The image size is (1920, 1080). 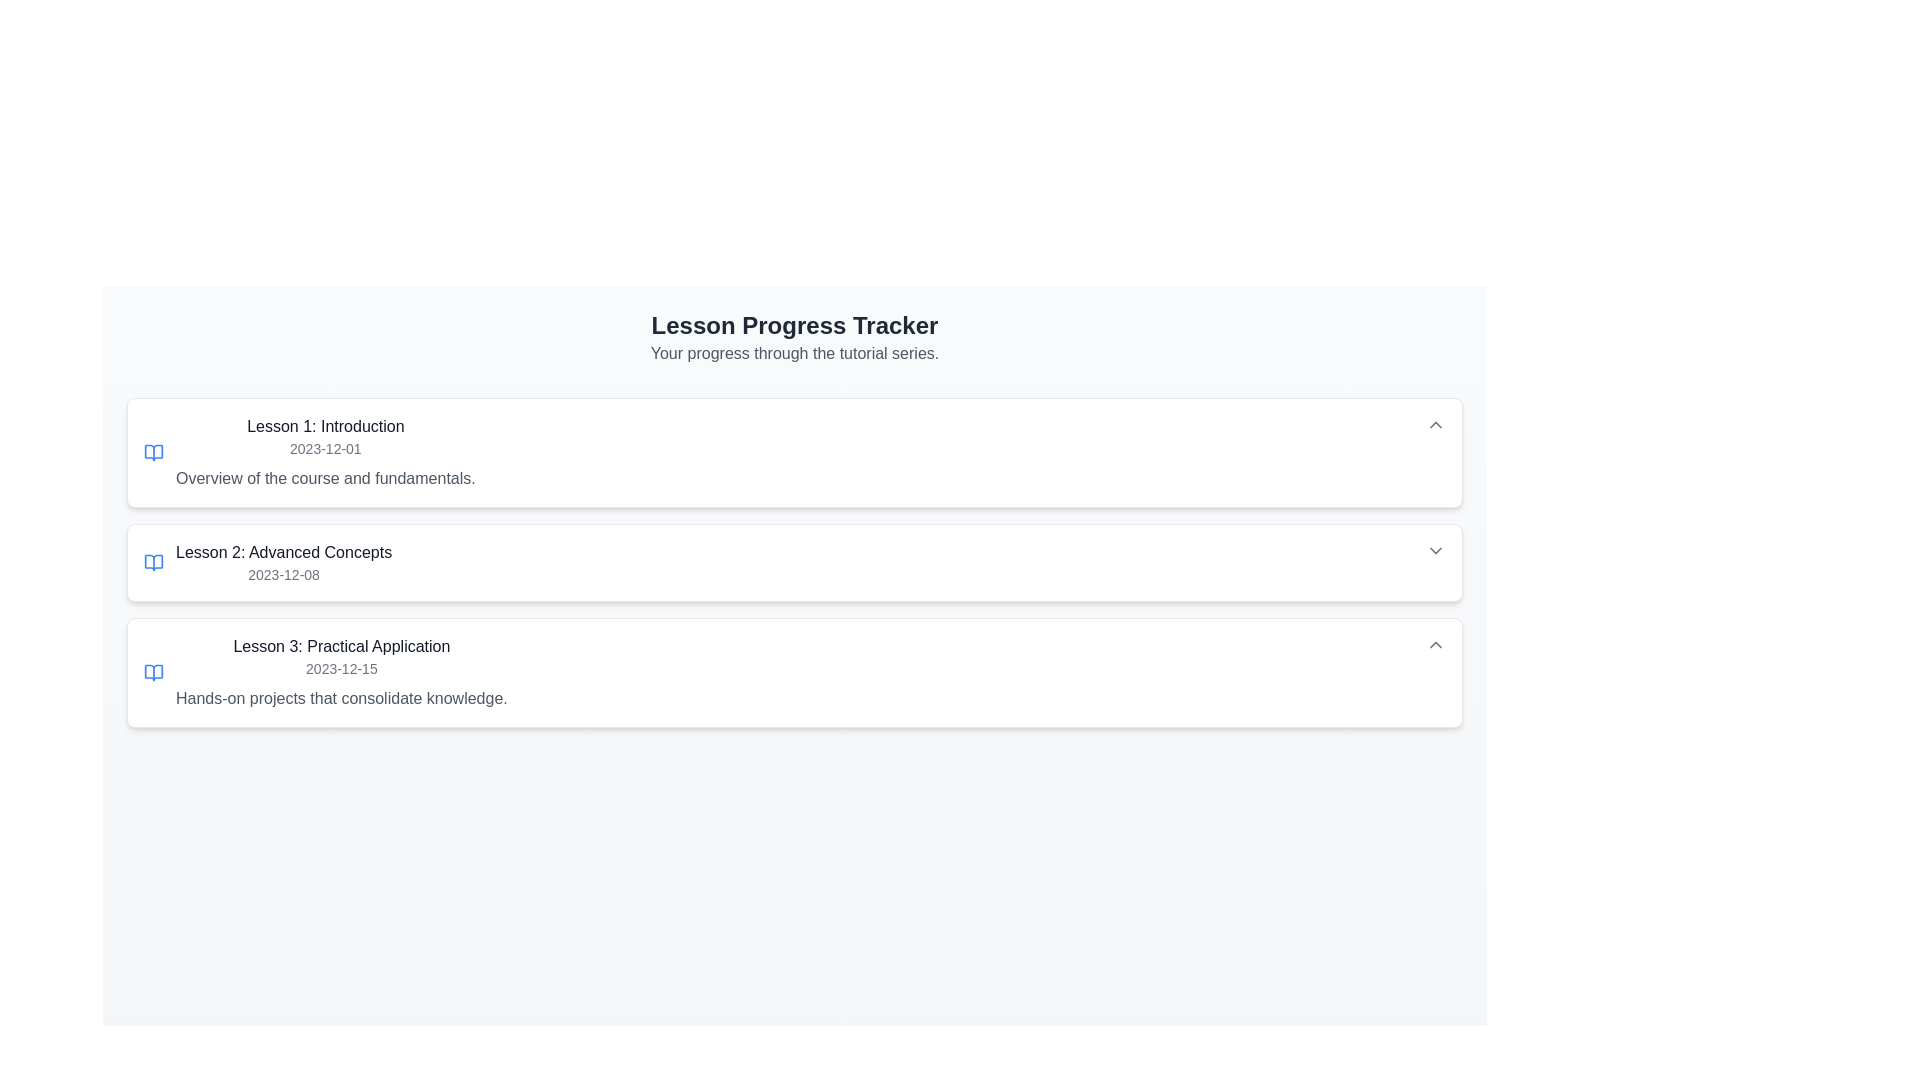 I want to click on the List item displaying 'Lesson 3: Practical Application' in the 'Lesson Progress Tracker', which includes a date and descriptive text, so click(x=341, y=672).